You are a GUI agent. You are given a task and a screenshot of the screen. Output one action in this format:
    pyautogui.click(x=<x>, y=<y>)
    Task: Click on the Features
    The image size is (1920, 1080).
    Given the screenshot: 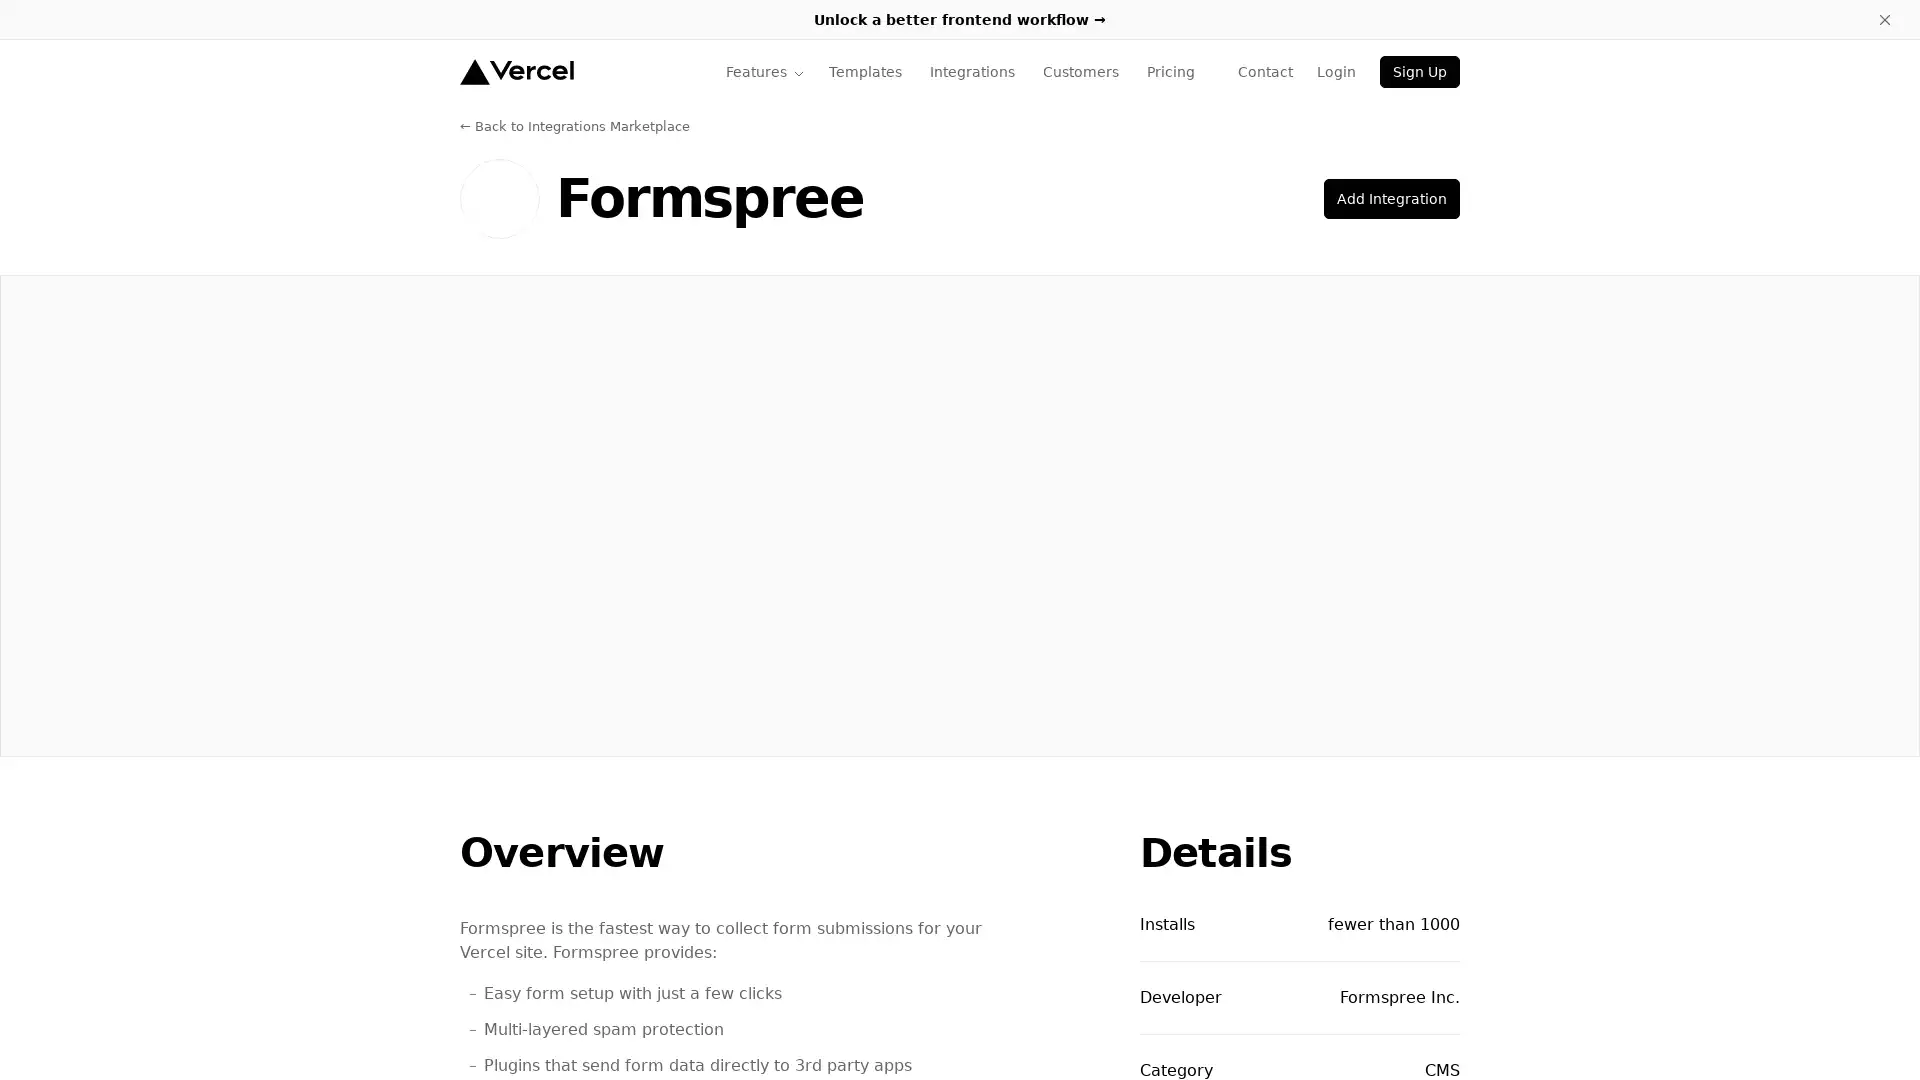 What is the action you would take?
    pyautogui.click(x=764, y=71)
    